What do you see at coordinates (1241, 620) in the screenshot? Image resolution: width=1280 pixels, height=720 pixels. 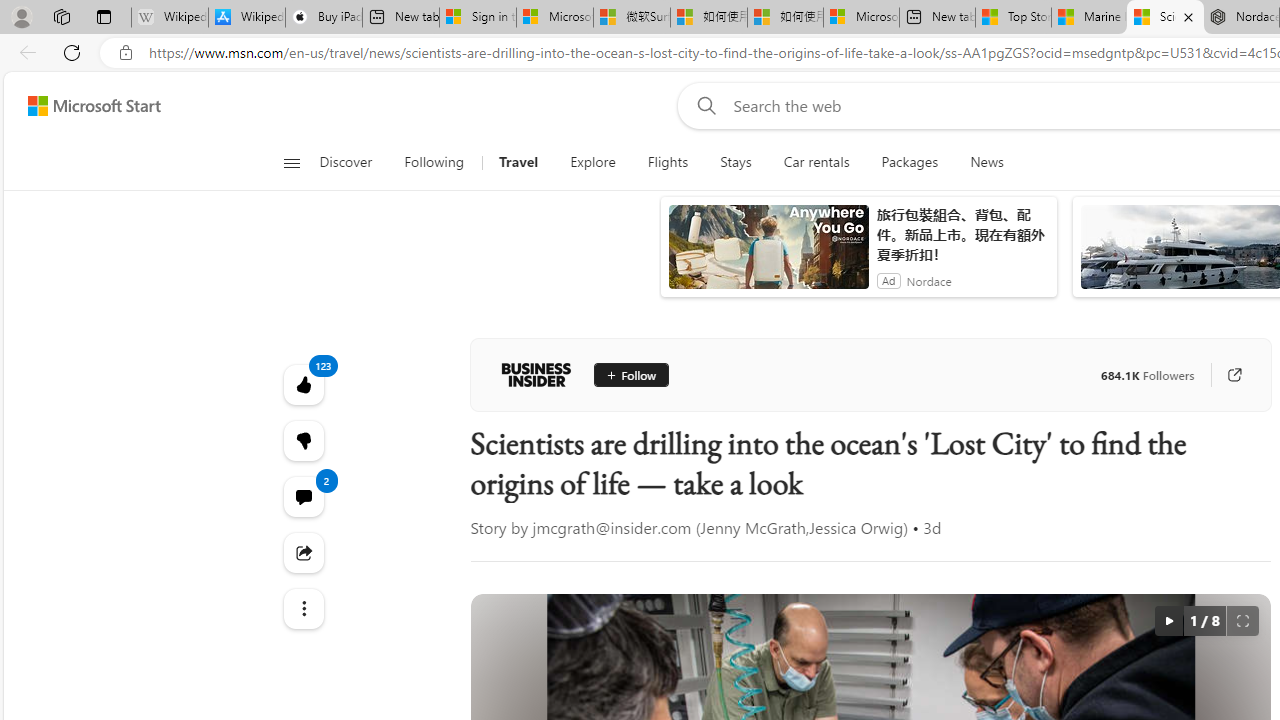 I see `'Full screen'` at bounding box center [1241, 620].